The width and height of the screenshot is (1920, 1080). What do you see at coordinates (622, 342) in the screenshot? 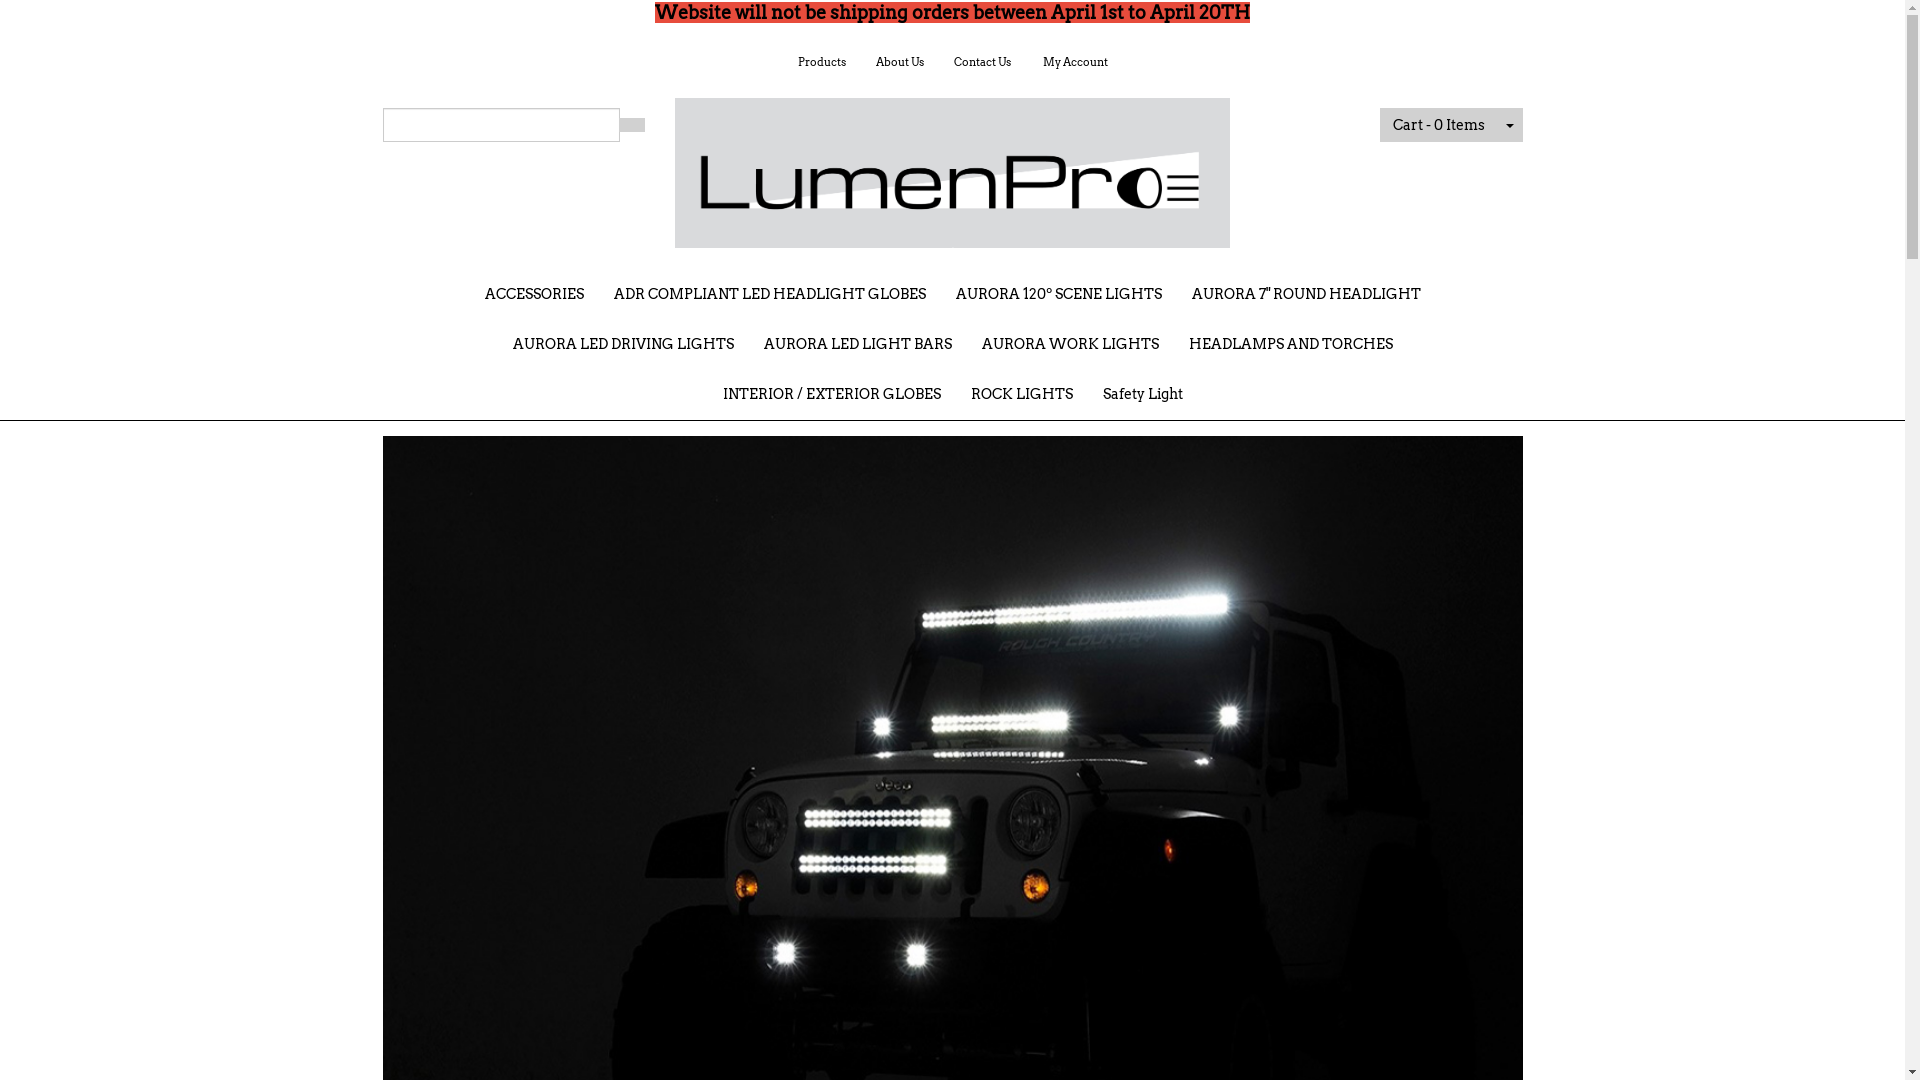
I see `'AURORA LED DRIVING LIGHTS'` at bounding box center [622, 342].